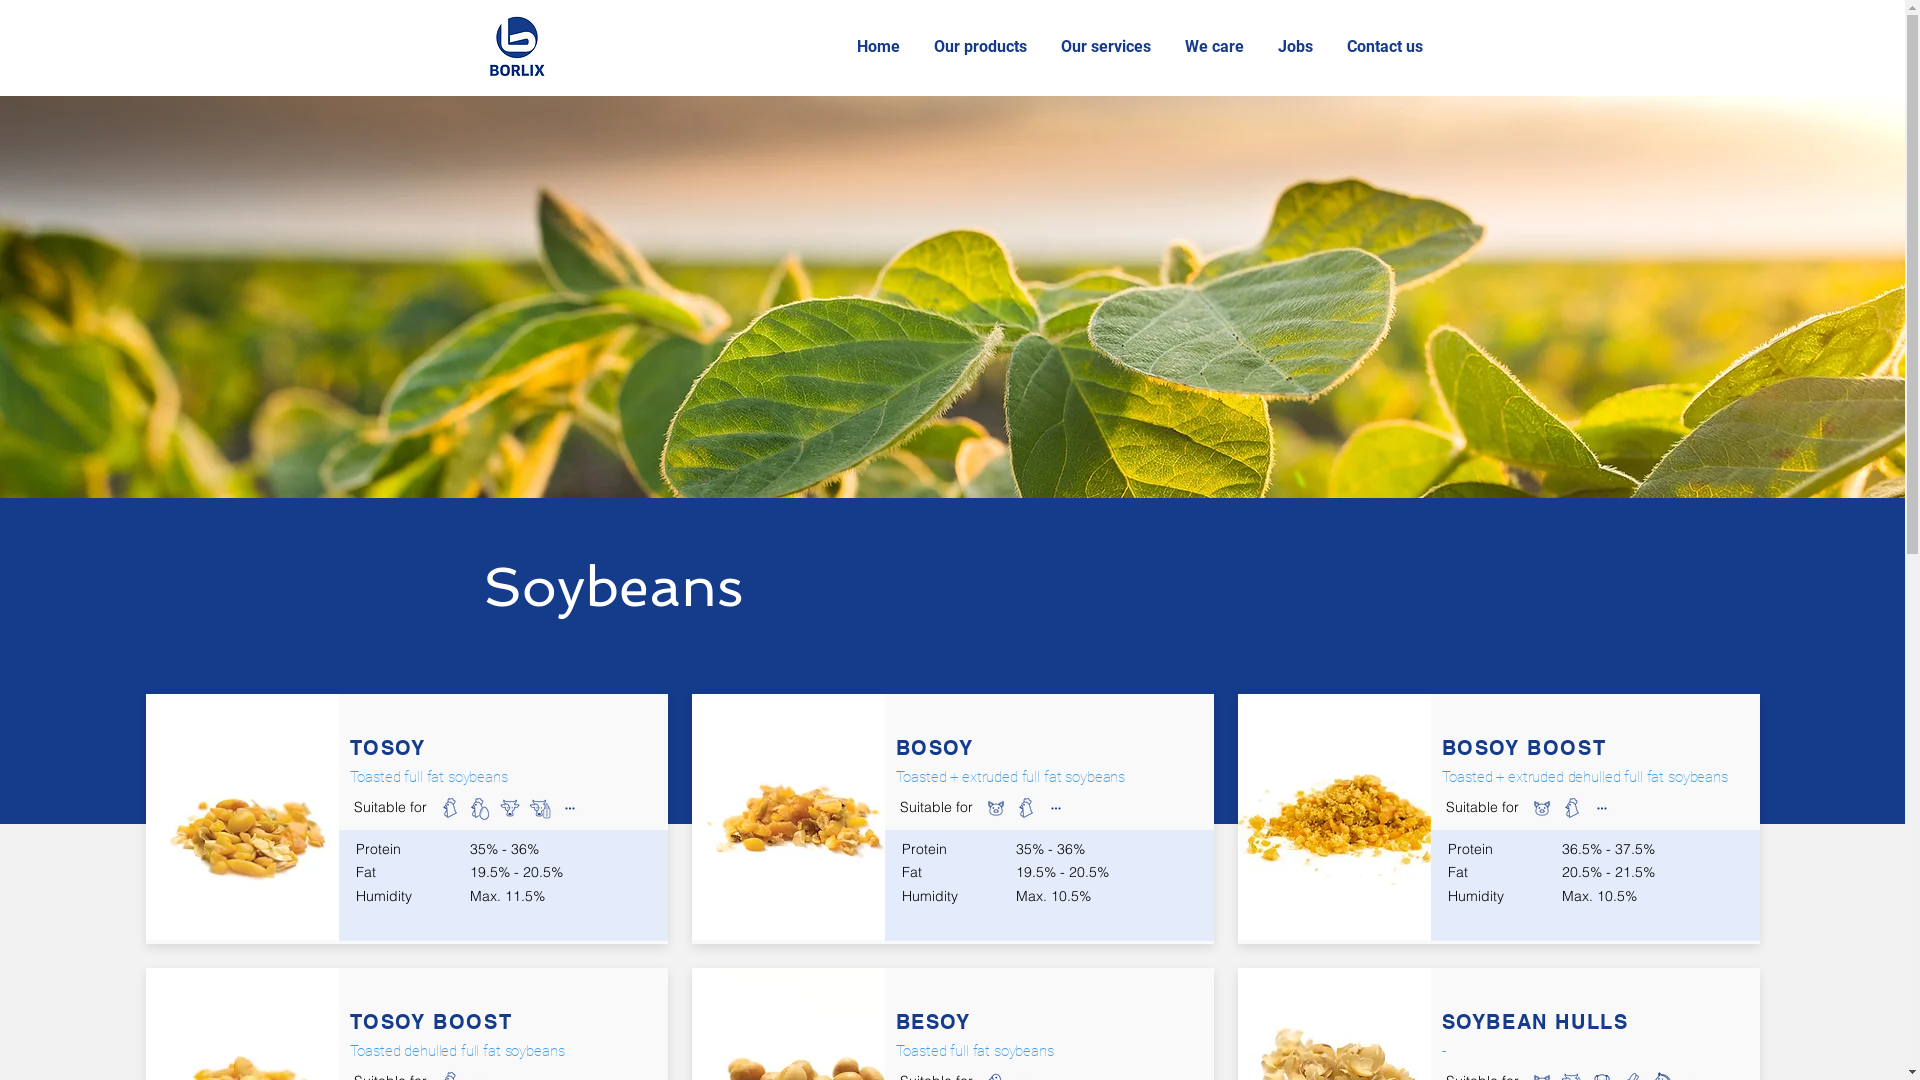  I want to click on 'Broilers', so click(1025, 805).